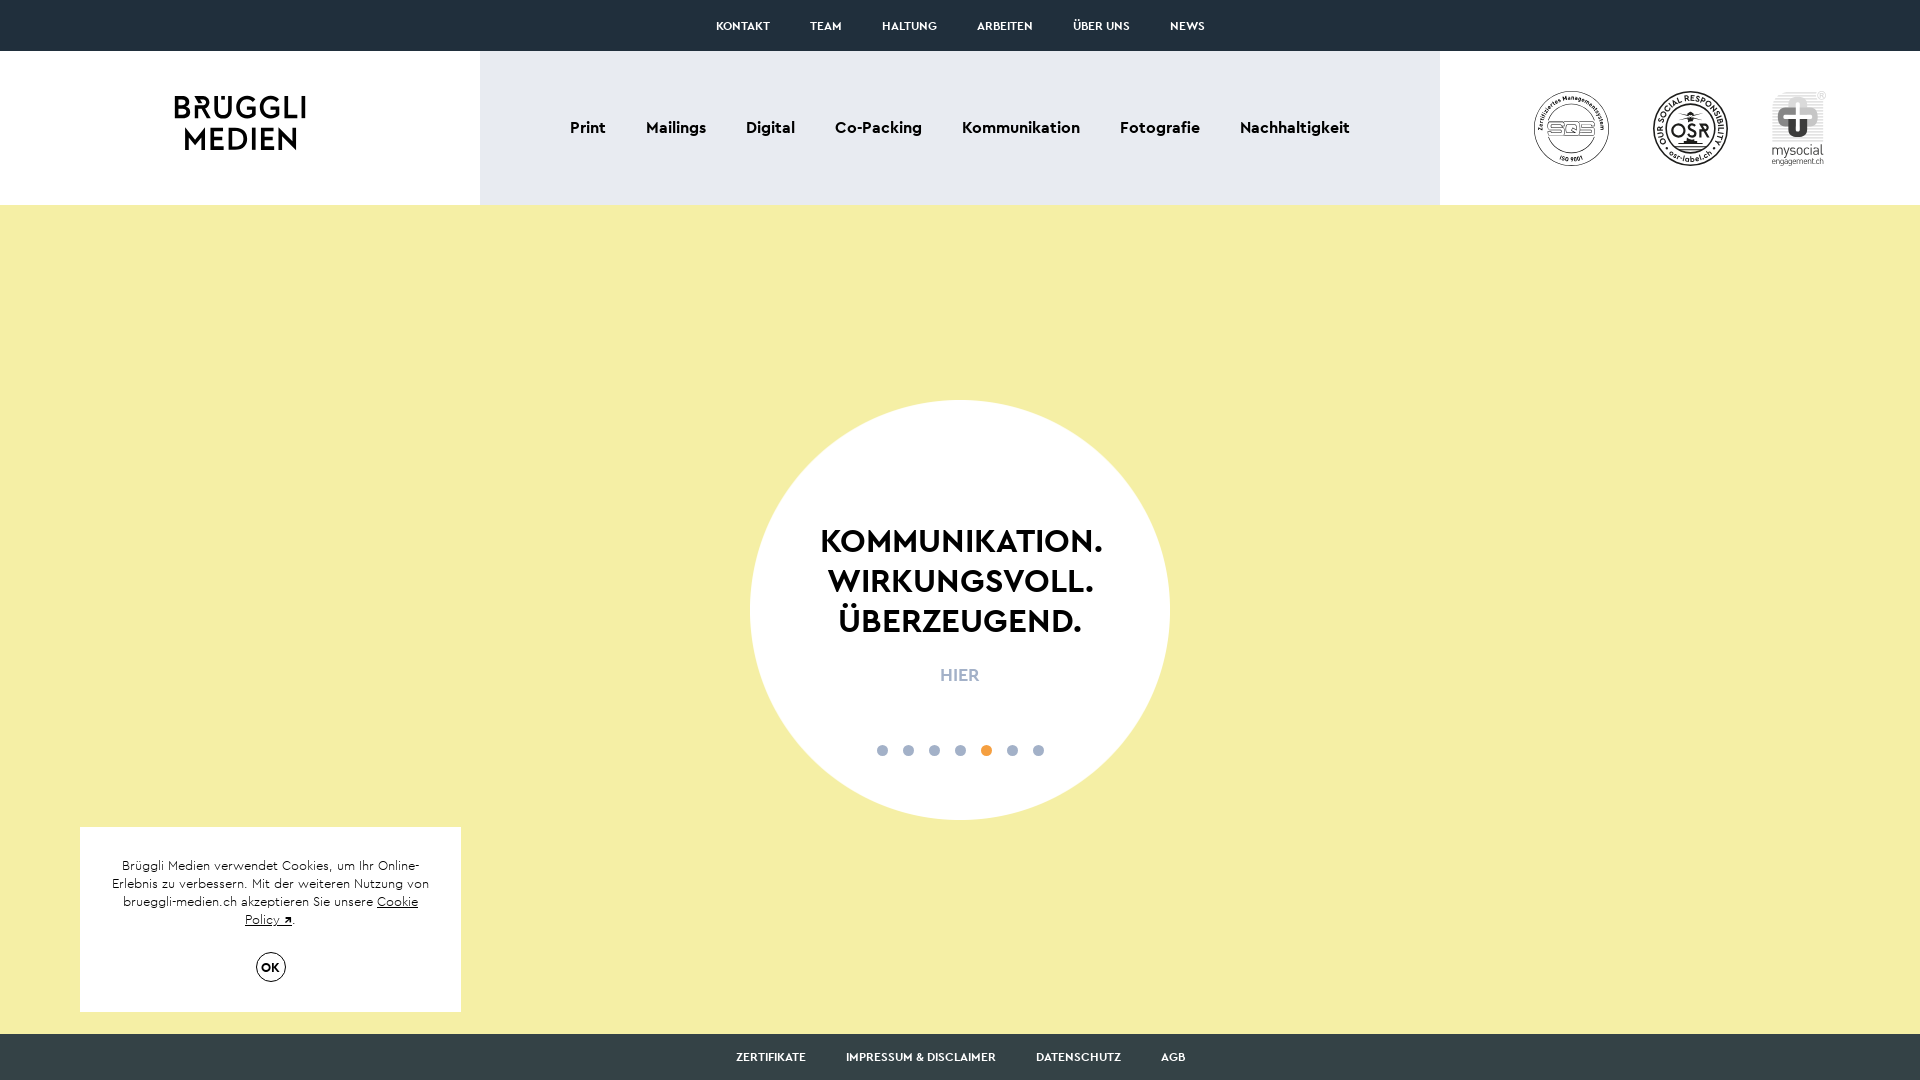 The width and height of the screenshot is (1920, 1080). Describe the element at coordinates (676, 127) in the screenshot. I see `'Mailings'` at that location.